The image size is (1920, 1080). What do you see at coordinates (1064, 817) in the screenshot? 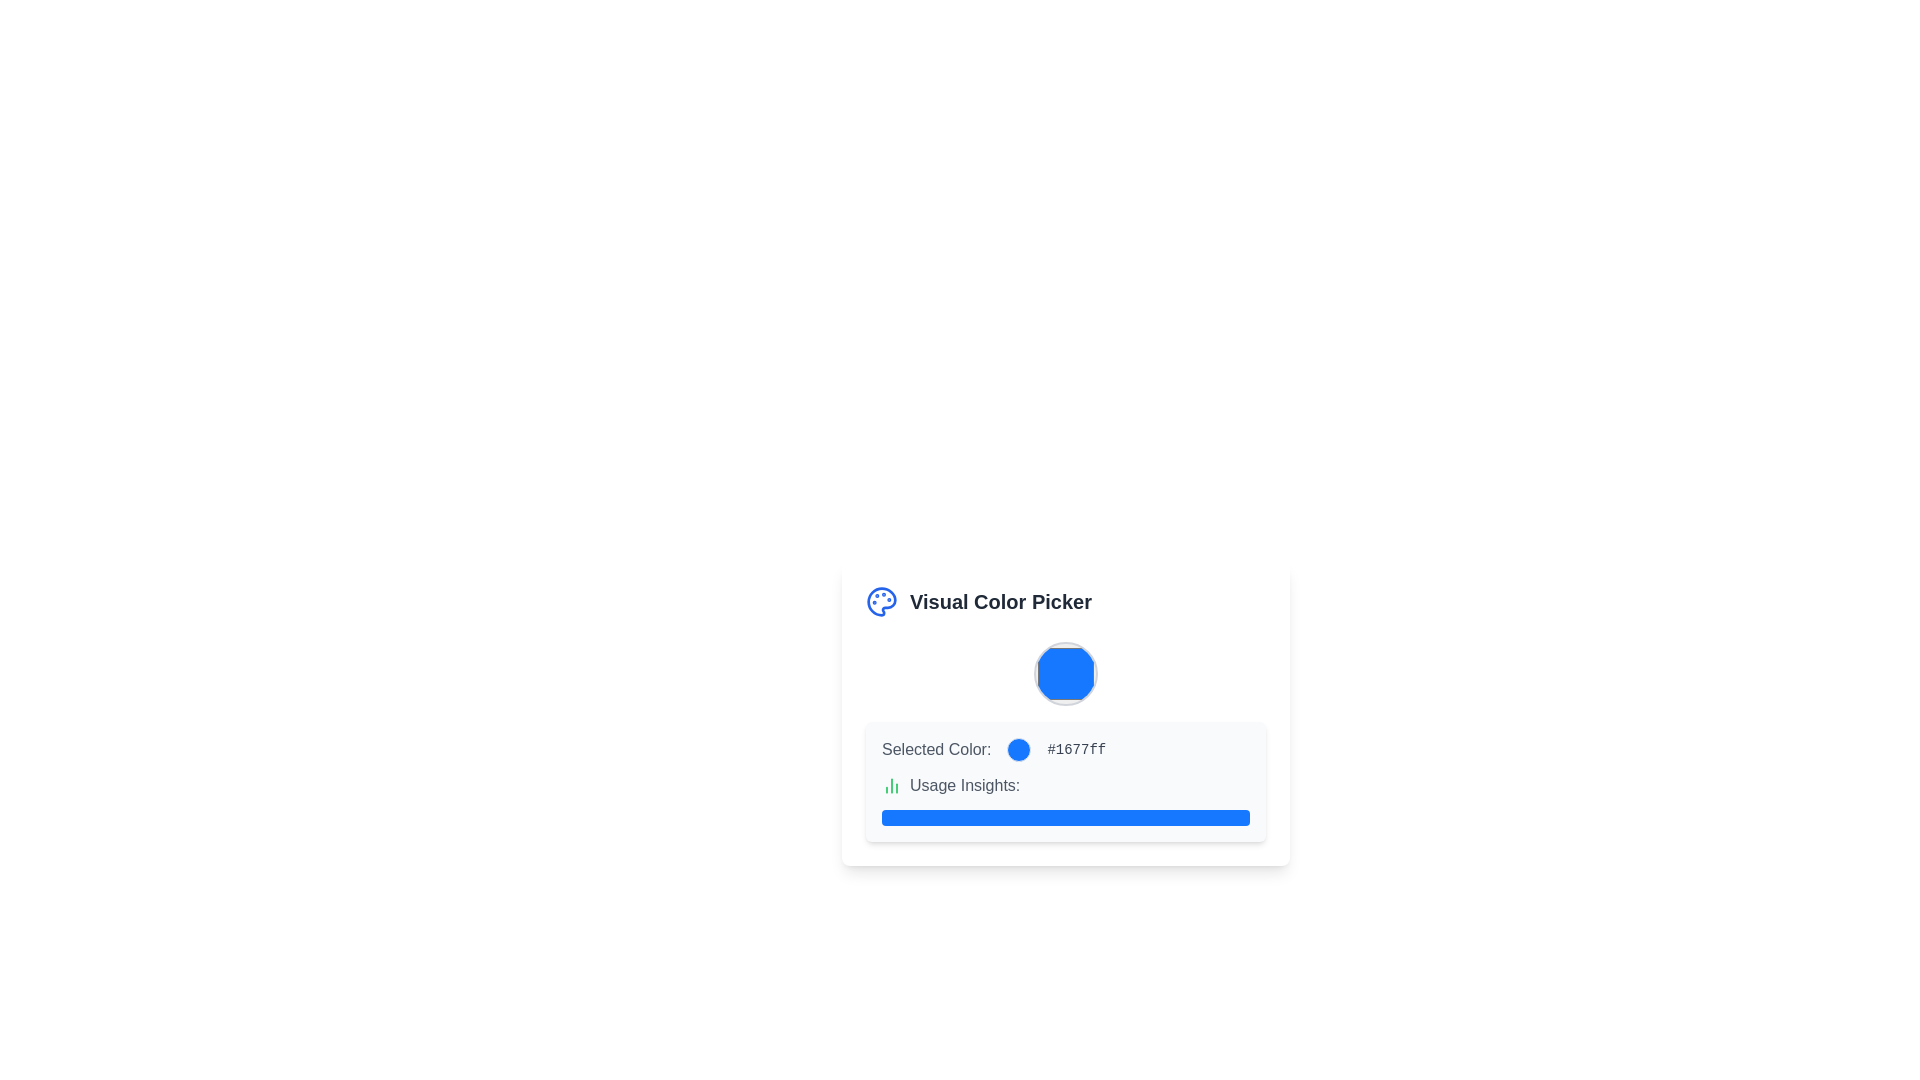
I see `the Progress bar or visual indicator located beneath the 'Usage Insights:' text, which serves as a non-interactive visual metric` at bounding box center [1064, 817].